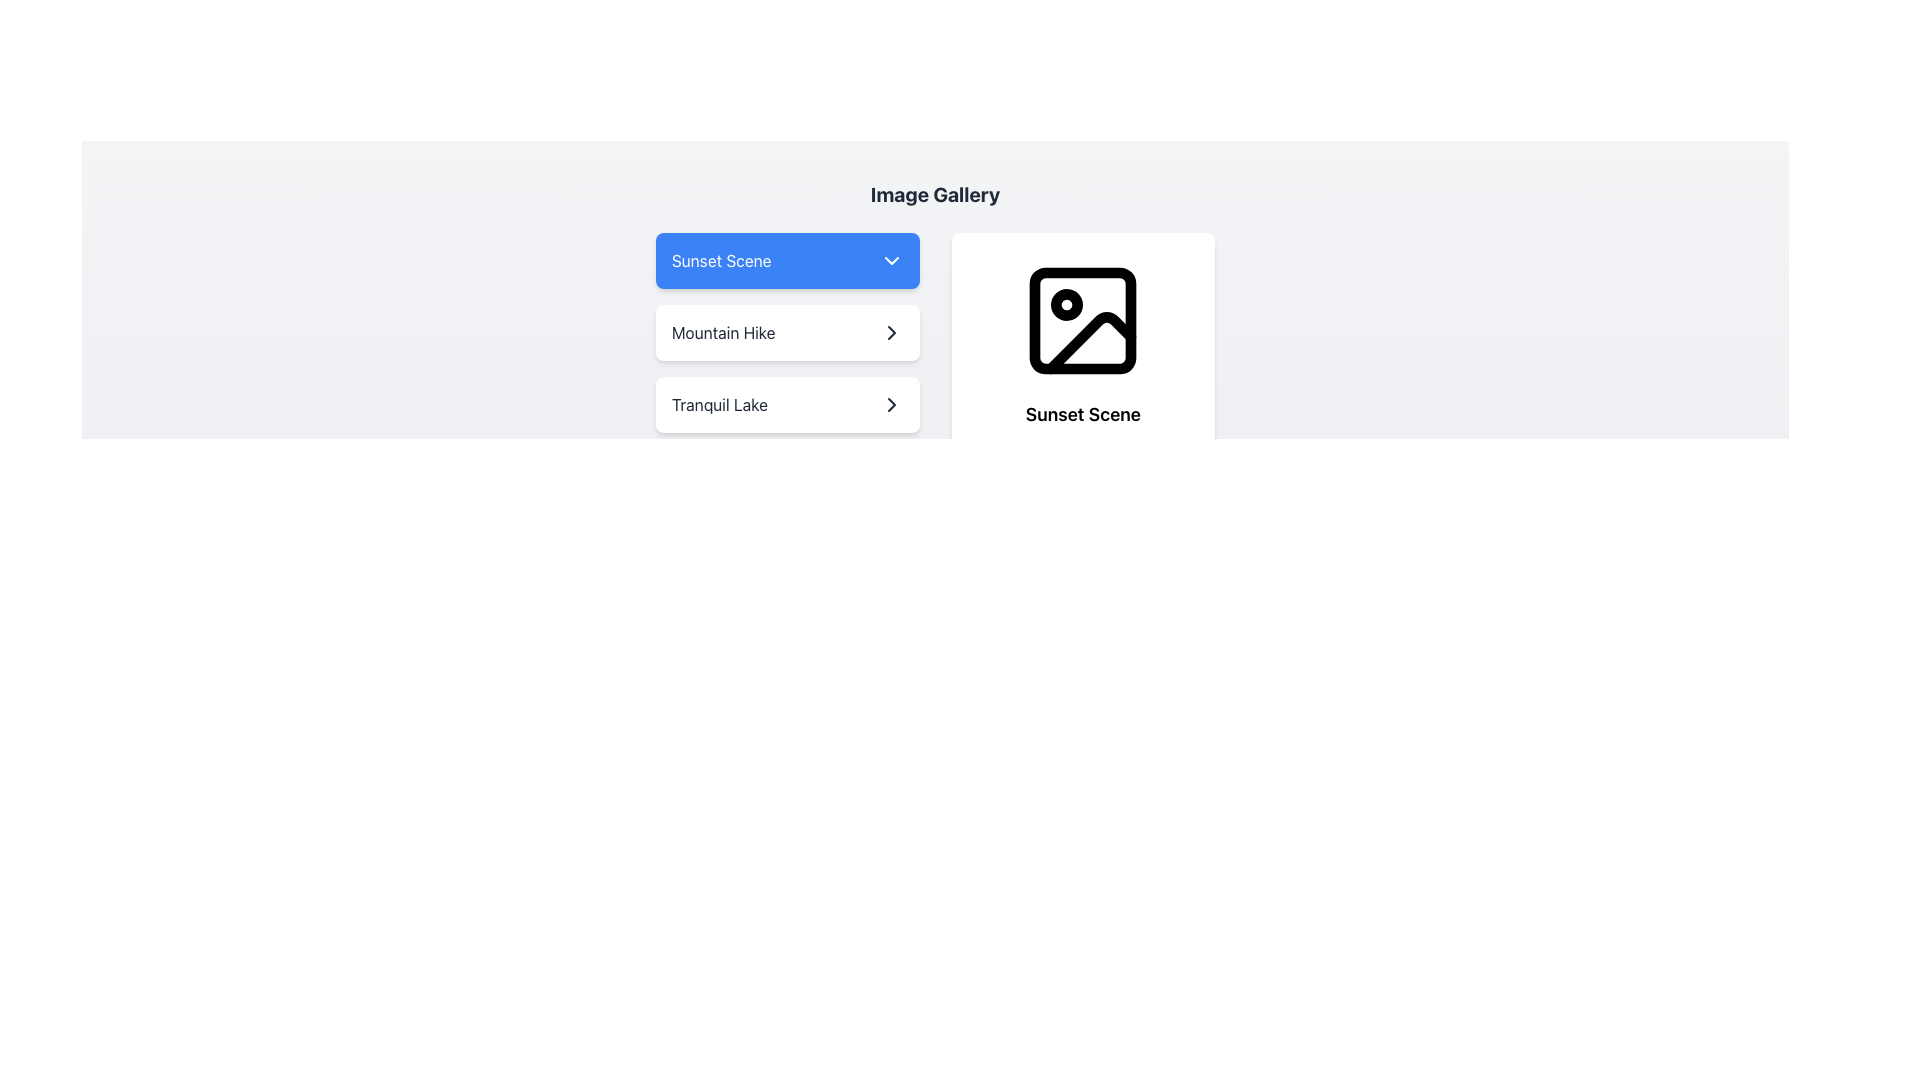 The image size is (1920, 1080). Describe the element at coordinates (720, 260) in the screenshot. I see `text content of the label representing the currently selected option in the dropdown menu, which shows 'Sunset Scene.'` at that location.